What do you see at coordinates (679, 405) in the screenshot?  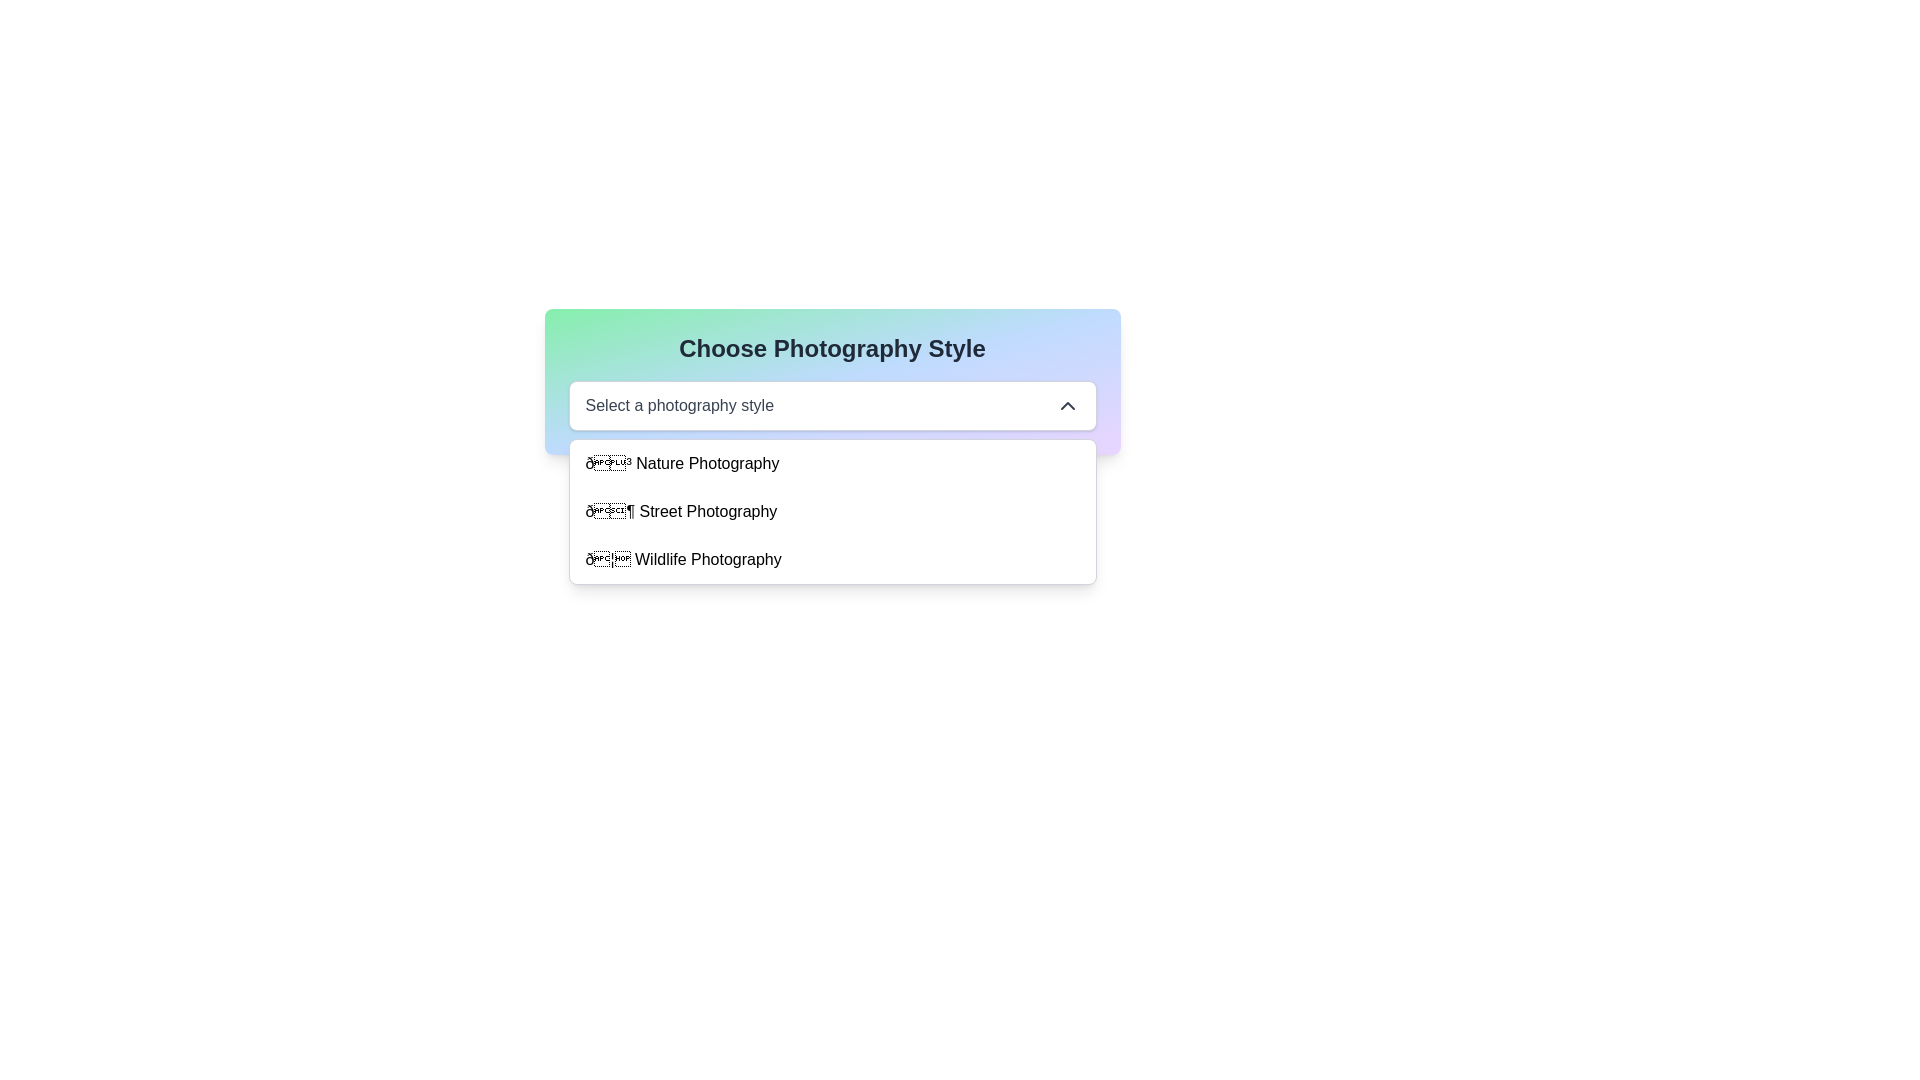 I see `the Text Label that prompts users about the photography style dropdown selector, located to the left of the arrow icon and below the title 'Choose Photography Style'` at bounding box center [679, 405].